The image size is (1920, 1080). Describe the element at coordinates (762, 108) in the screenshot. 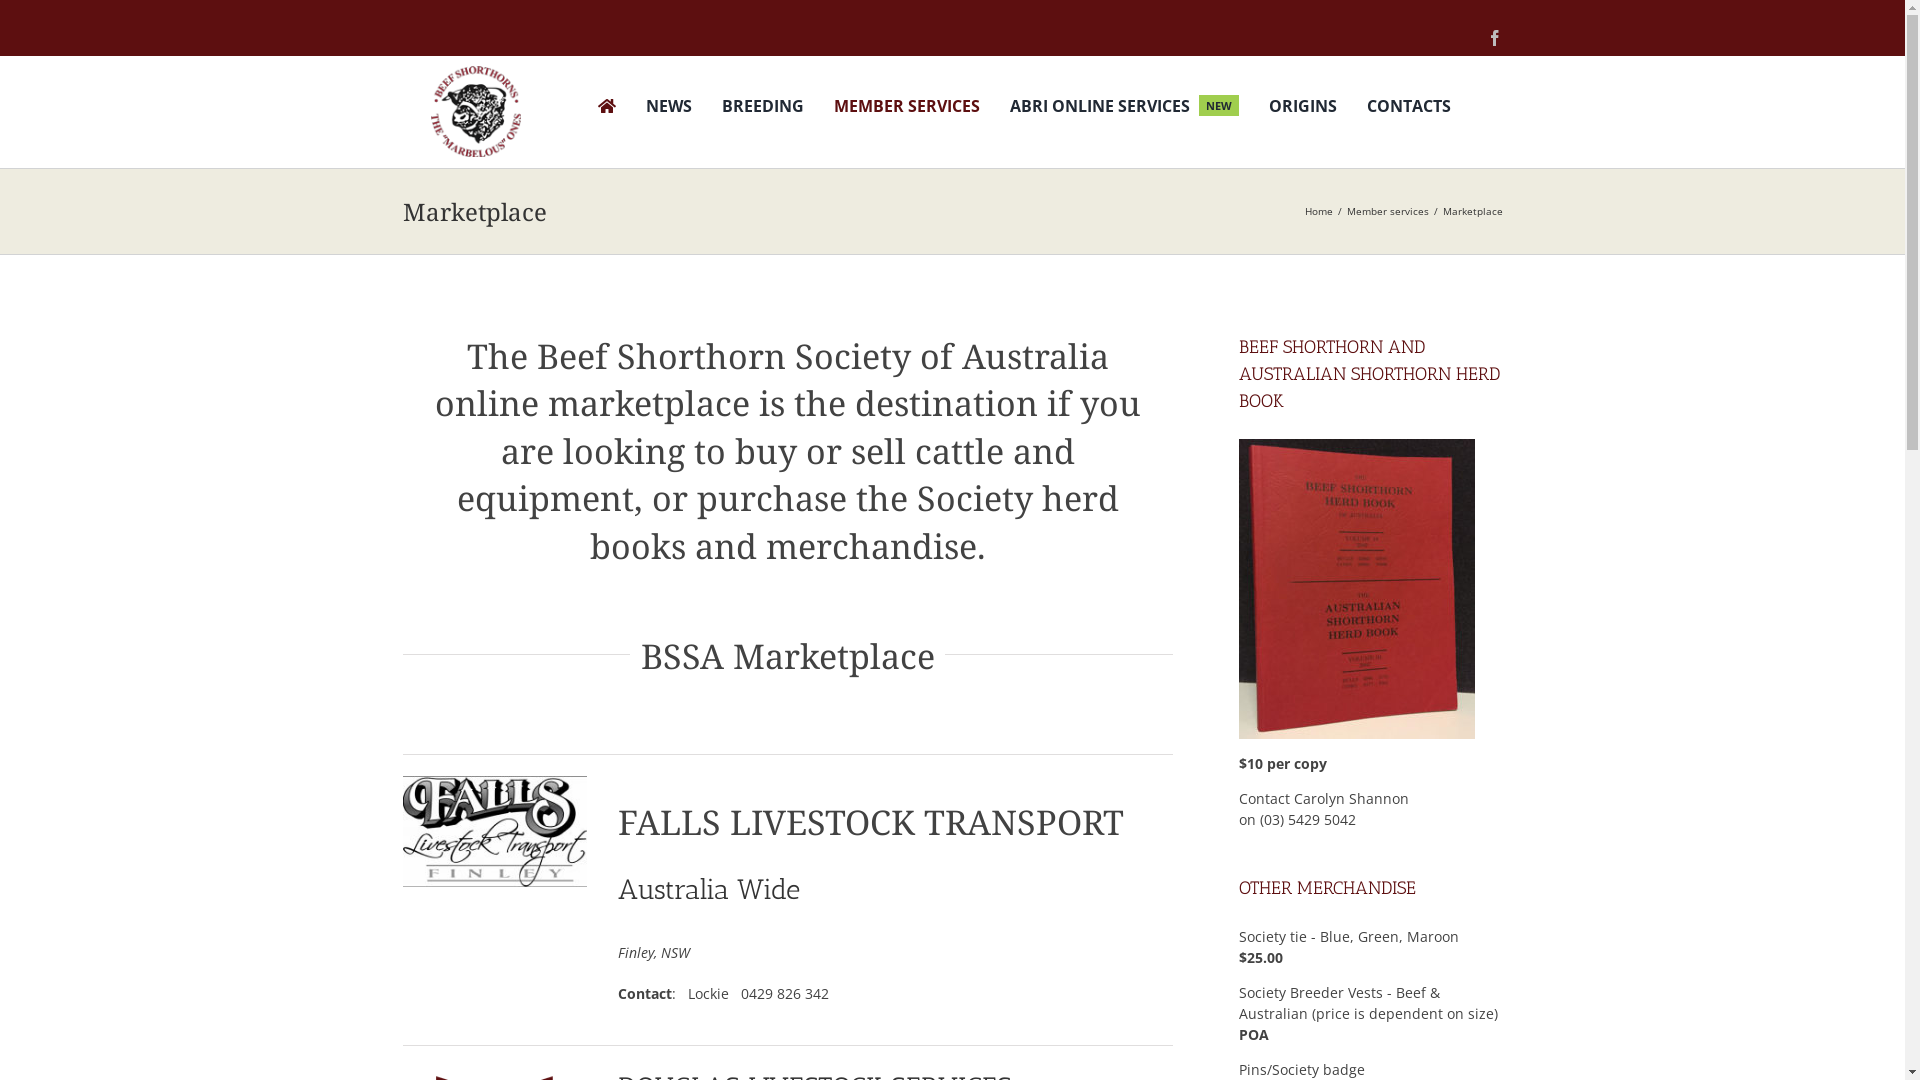

I see `'BREEDING'` at that location.